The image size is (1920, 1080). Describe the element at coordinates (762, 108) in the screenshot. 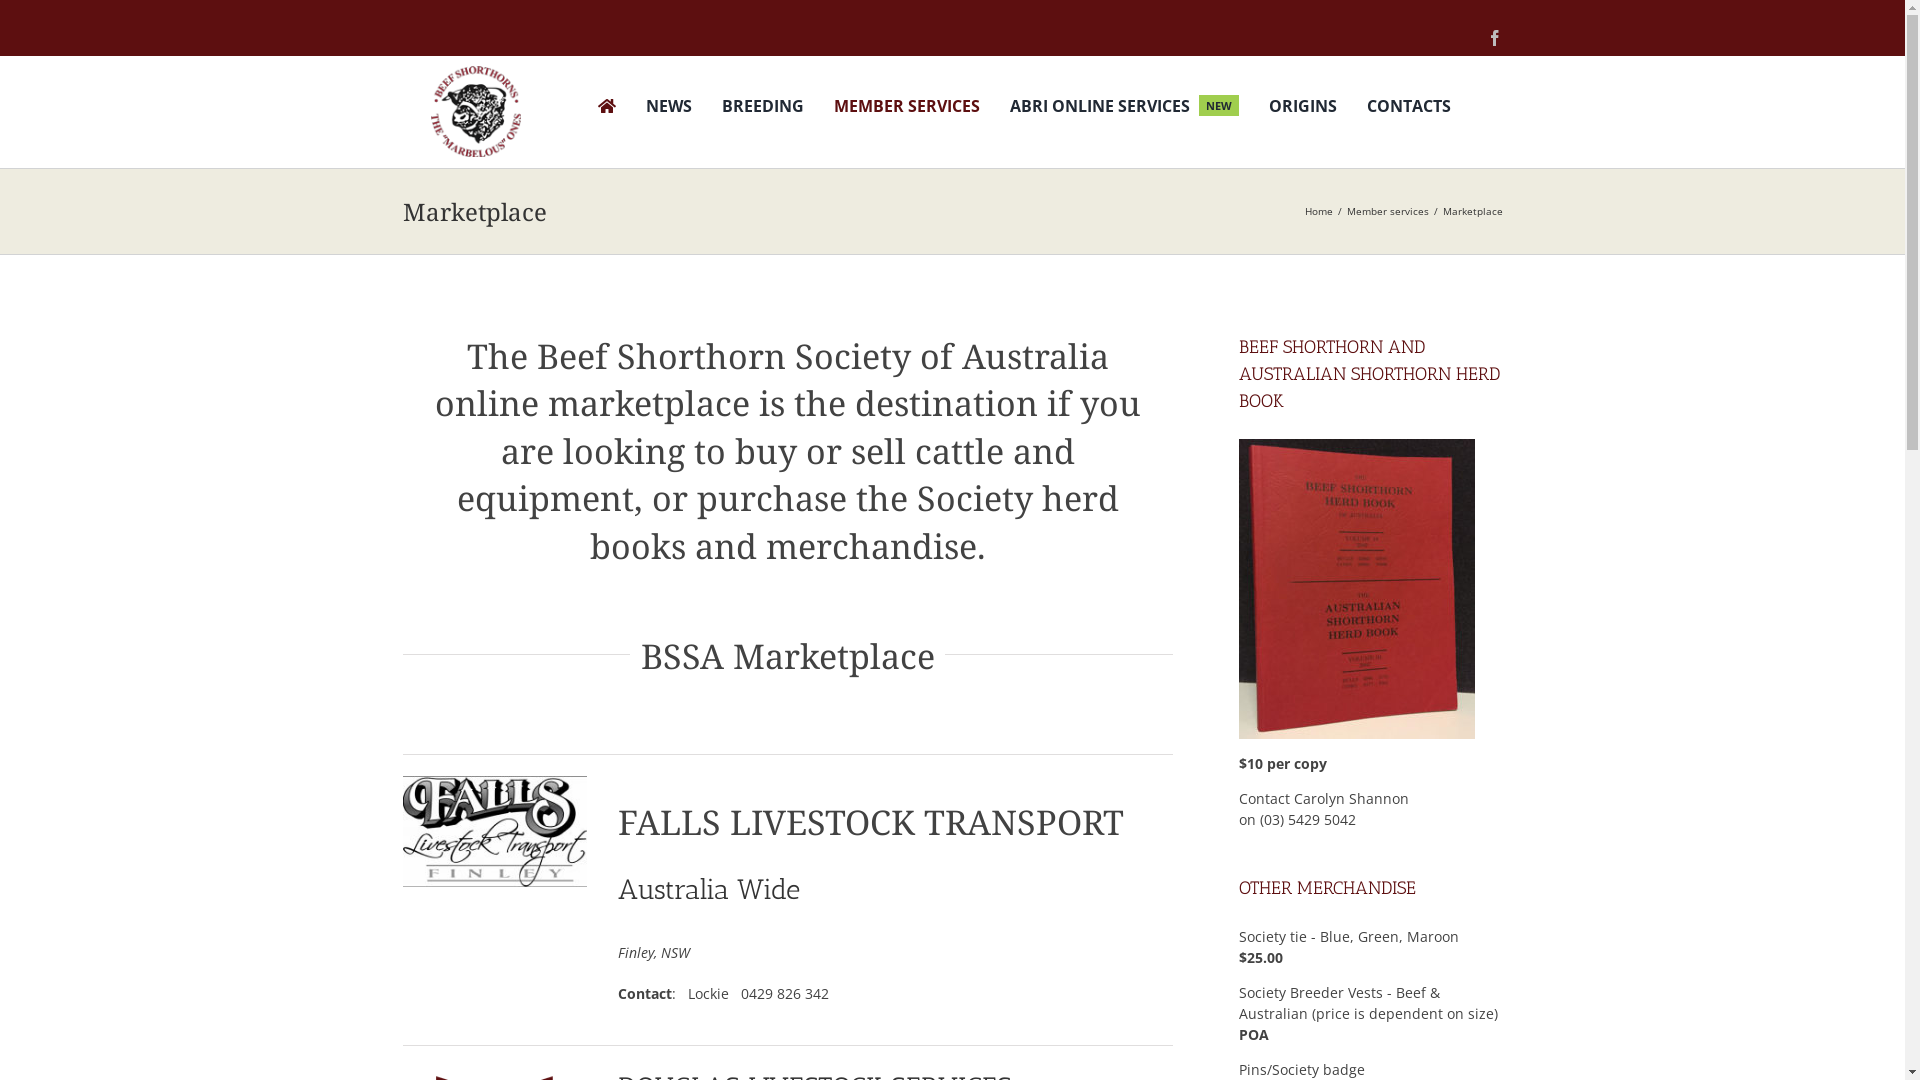

I see `'BREEDING'` at that location.